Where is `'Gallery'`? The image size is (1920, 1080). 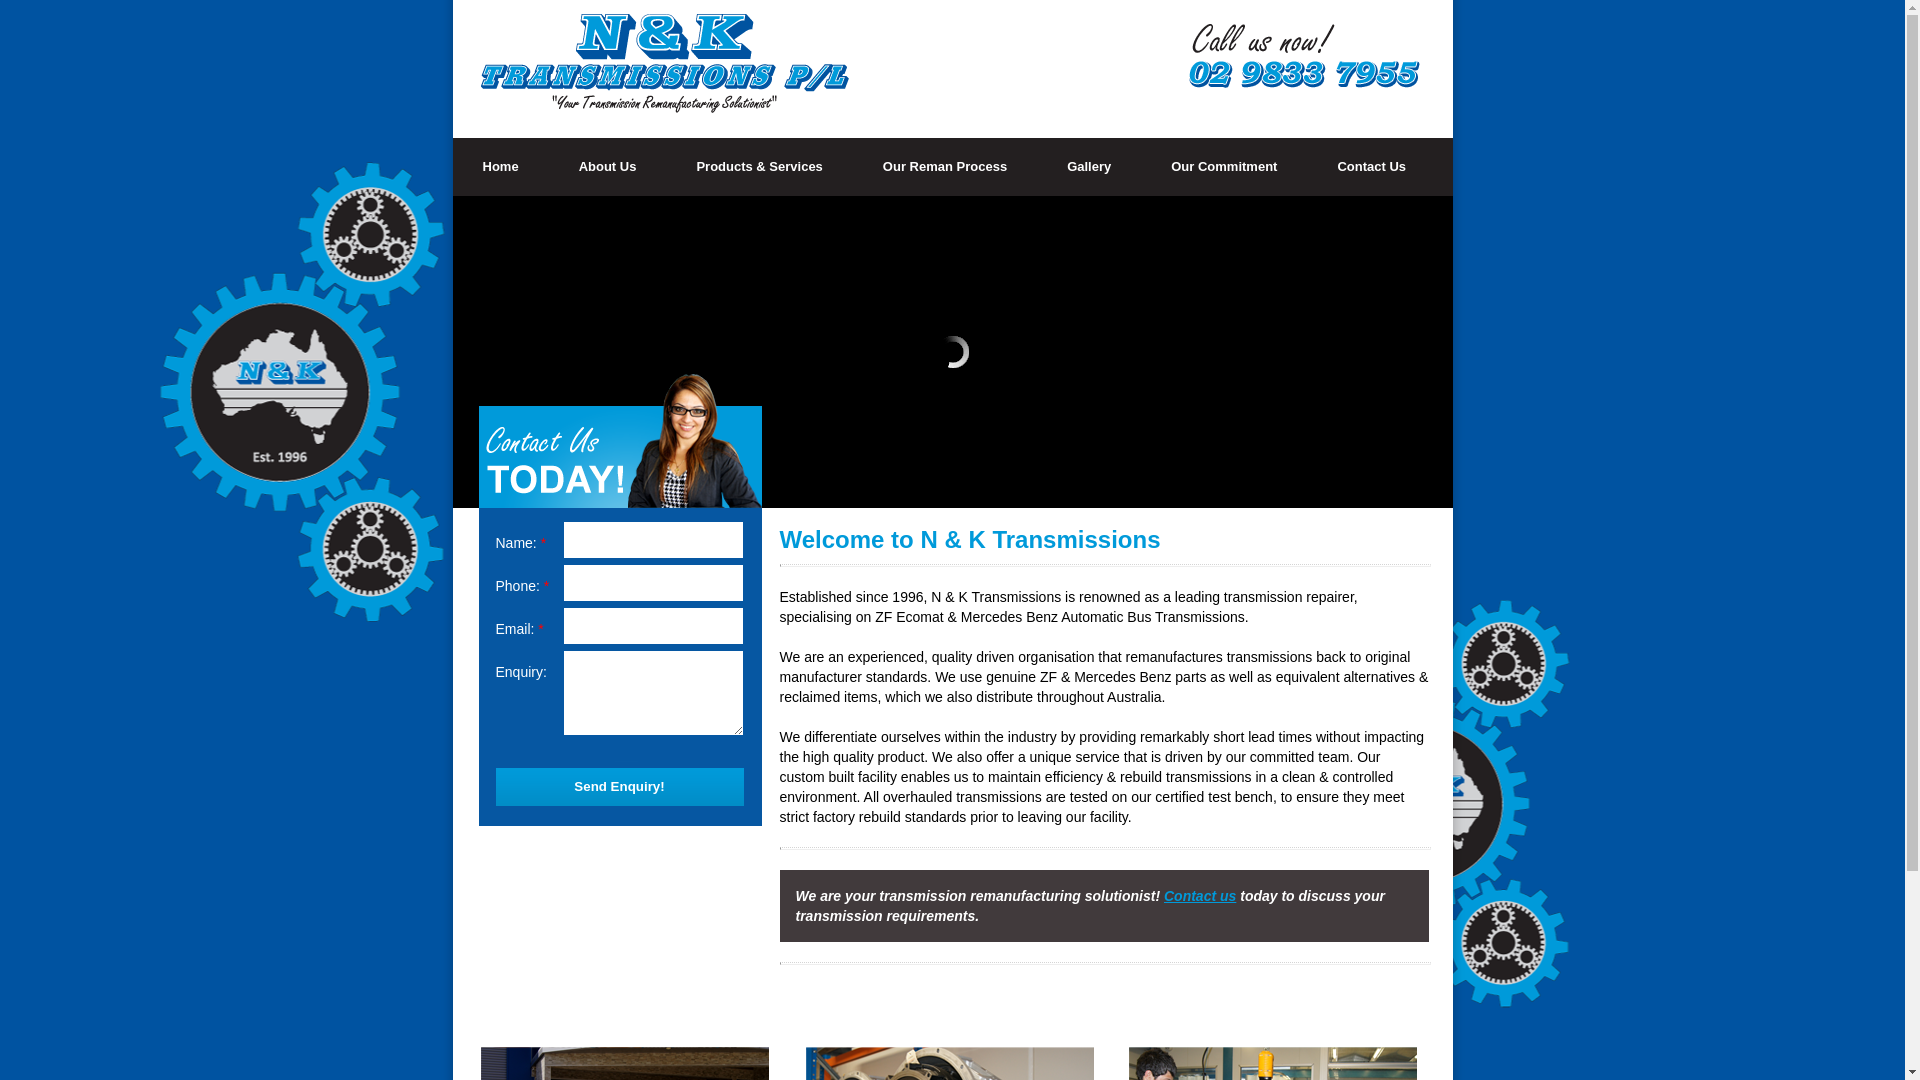
'Gallery' is located at coordinates (1088, 165).